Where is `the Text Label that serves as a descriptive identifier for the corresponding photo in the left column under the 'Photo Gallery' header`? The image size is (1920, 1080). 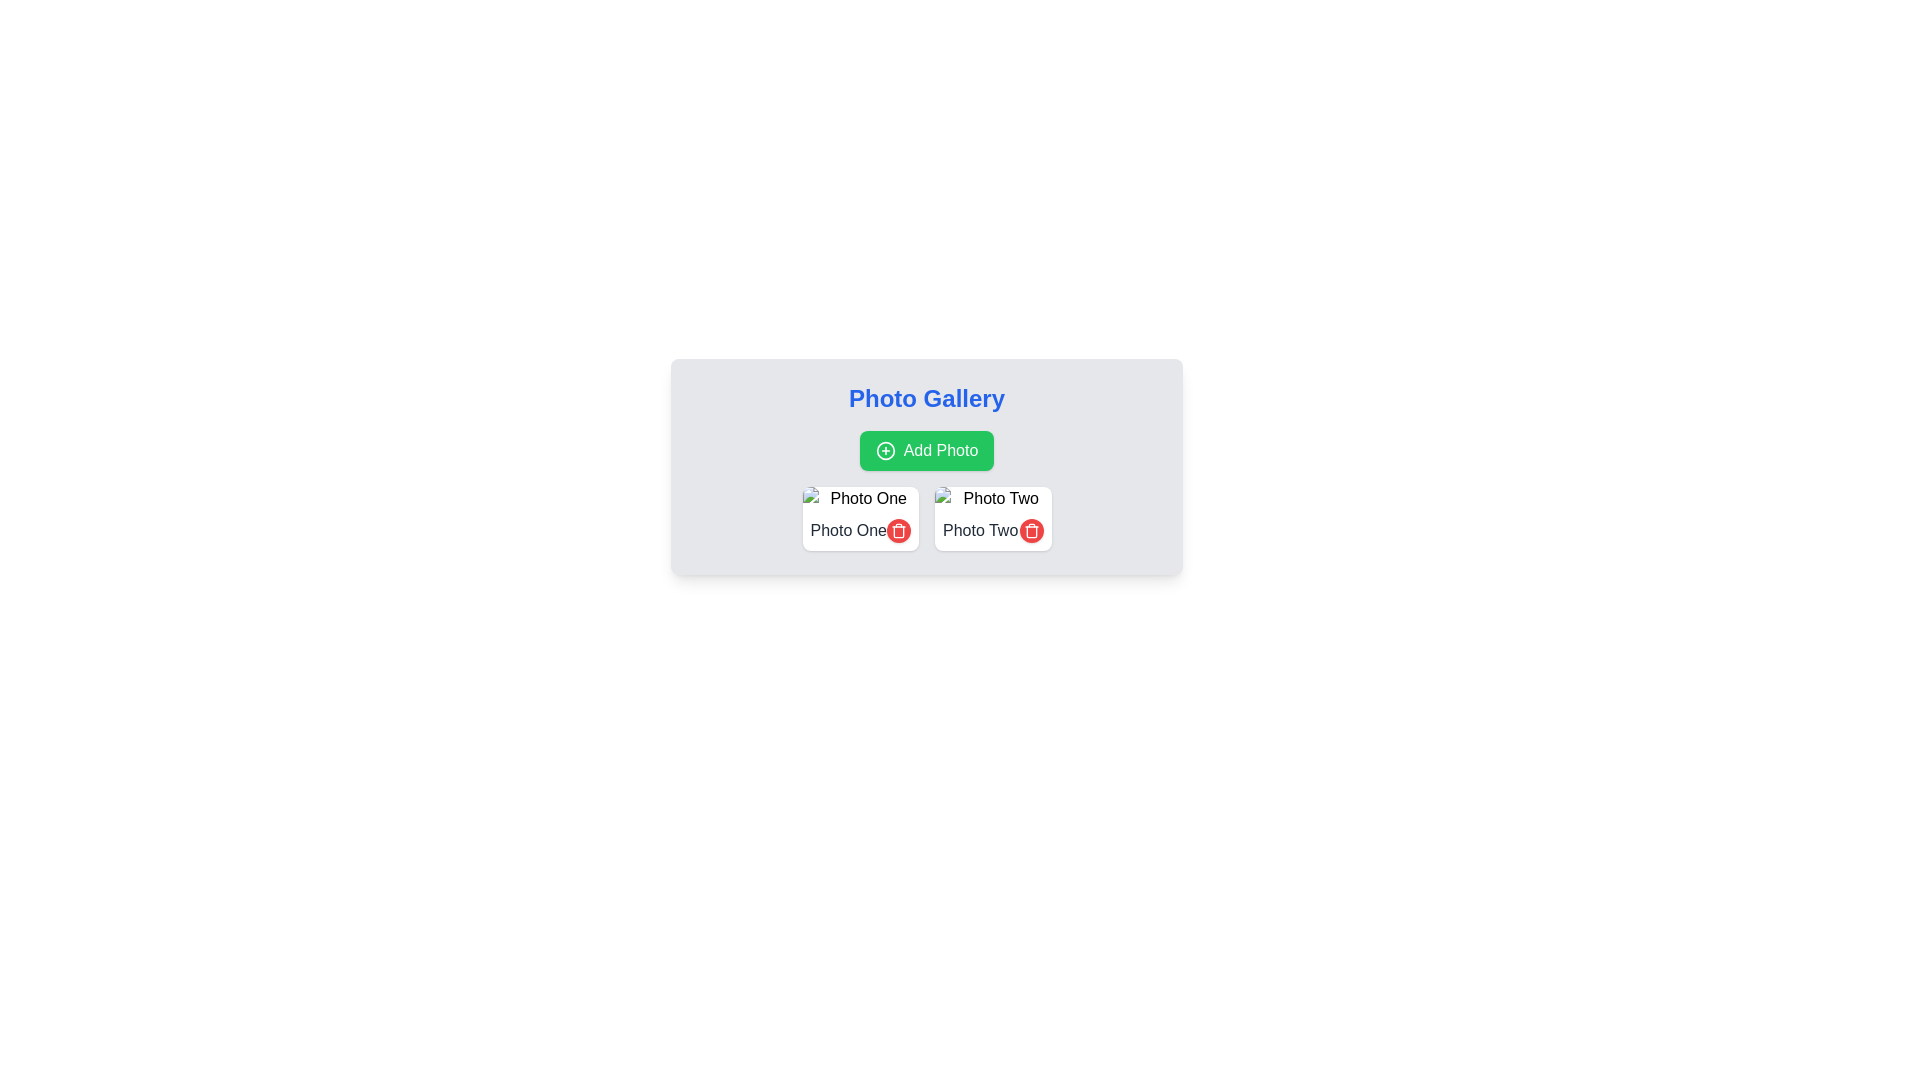
the Text Label that serves as a descriptive identifier for the corresponding photo in the left column under the 'Photo Gallery' header is located at coordinates (848, 530).